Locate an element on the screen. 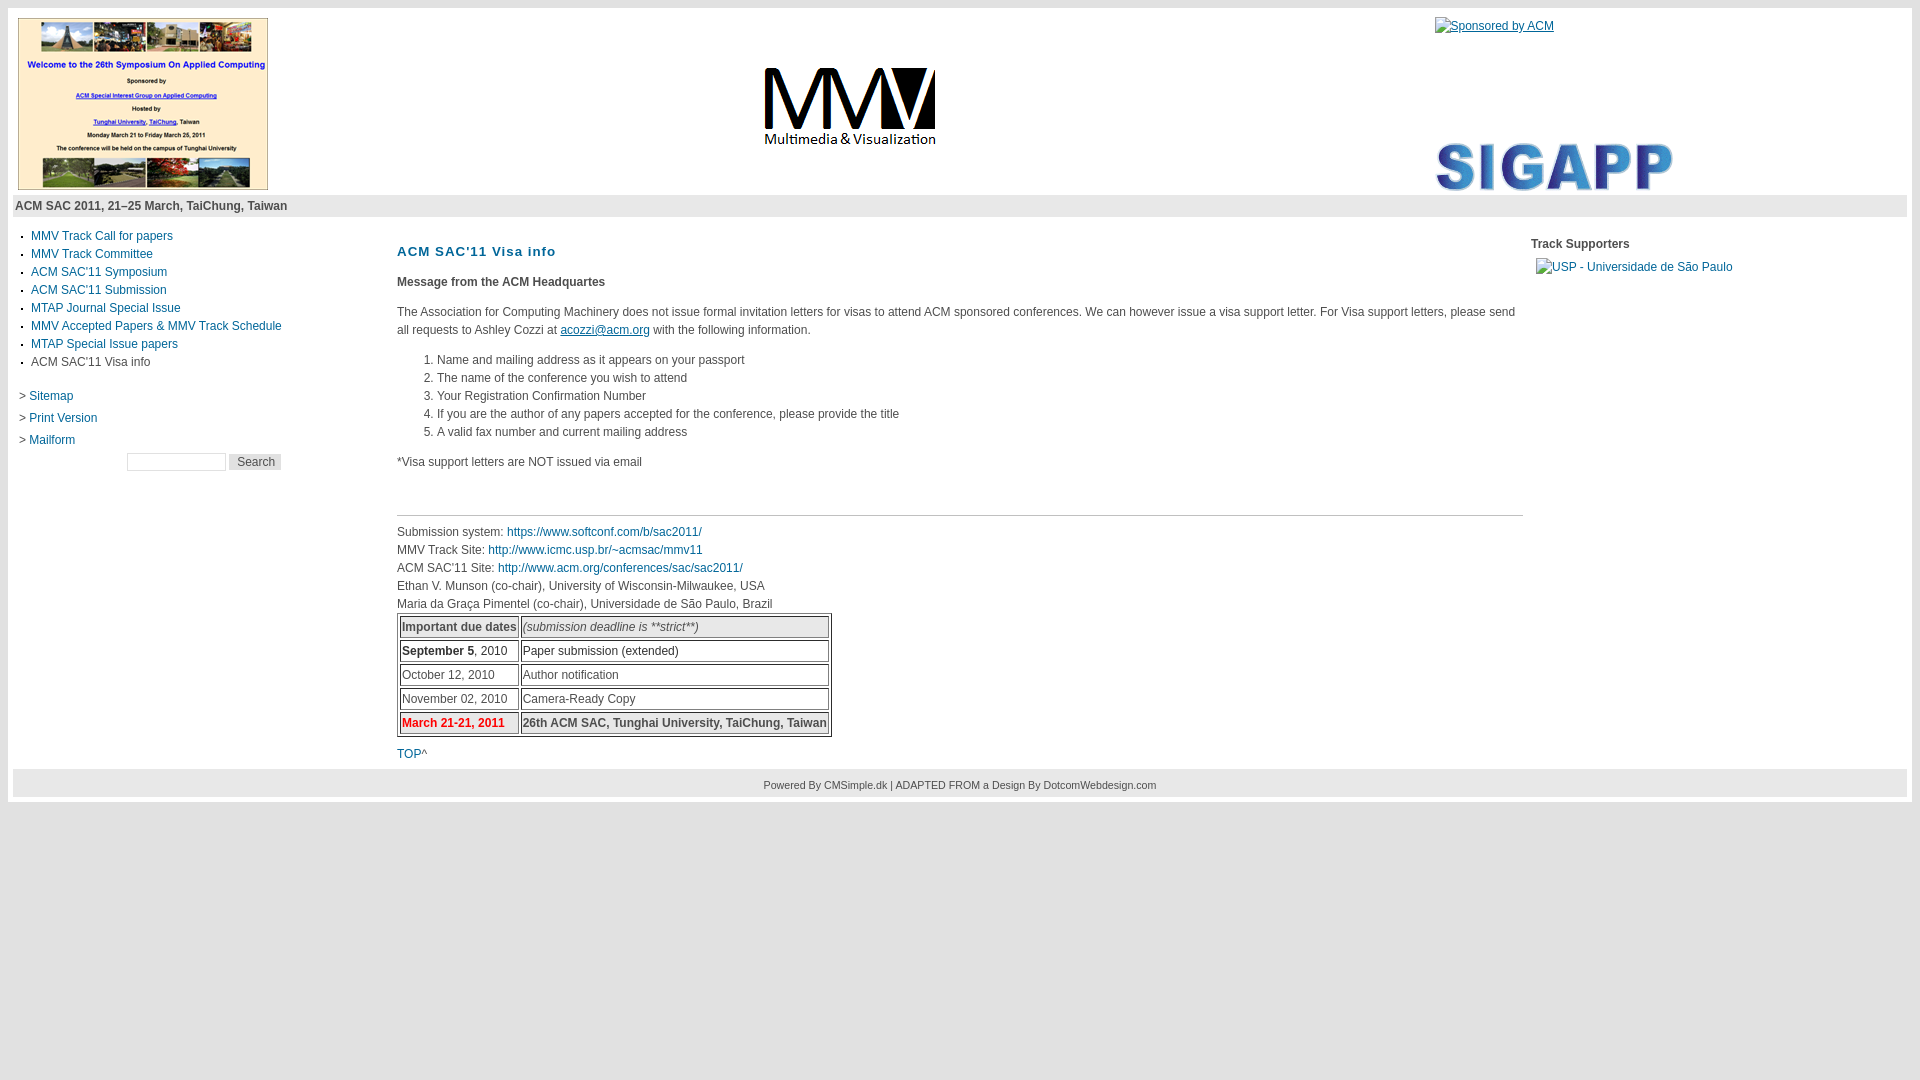 This screenshot has height=1080, width=1920. 'SIGAPP' is located at coordinates (1552, 186).